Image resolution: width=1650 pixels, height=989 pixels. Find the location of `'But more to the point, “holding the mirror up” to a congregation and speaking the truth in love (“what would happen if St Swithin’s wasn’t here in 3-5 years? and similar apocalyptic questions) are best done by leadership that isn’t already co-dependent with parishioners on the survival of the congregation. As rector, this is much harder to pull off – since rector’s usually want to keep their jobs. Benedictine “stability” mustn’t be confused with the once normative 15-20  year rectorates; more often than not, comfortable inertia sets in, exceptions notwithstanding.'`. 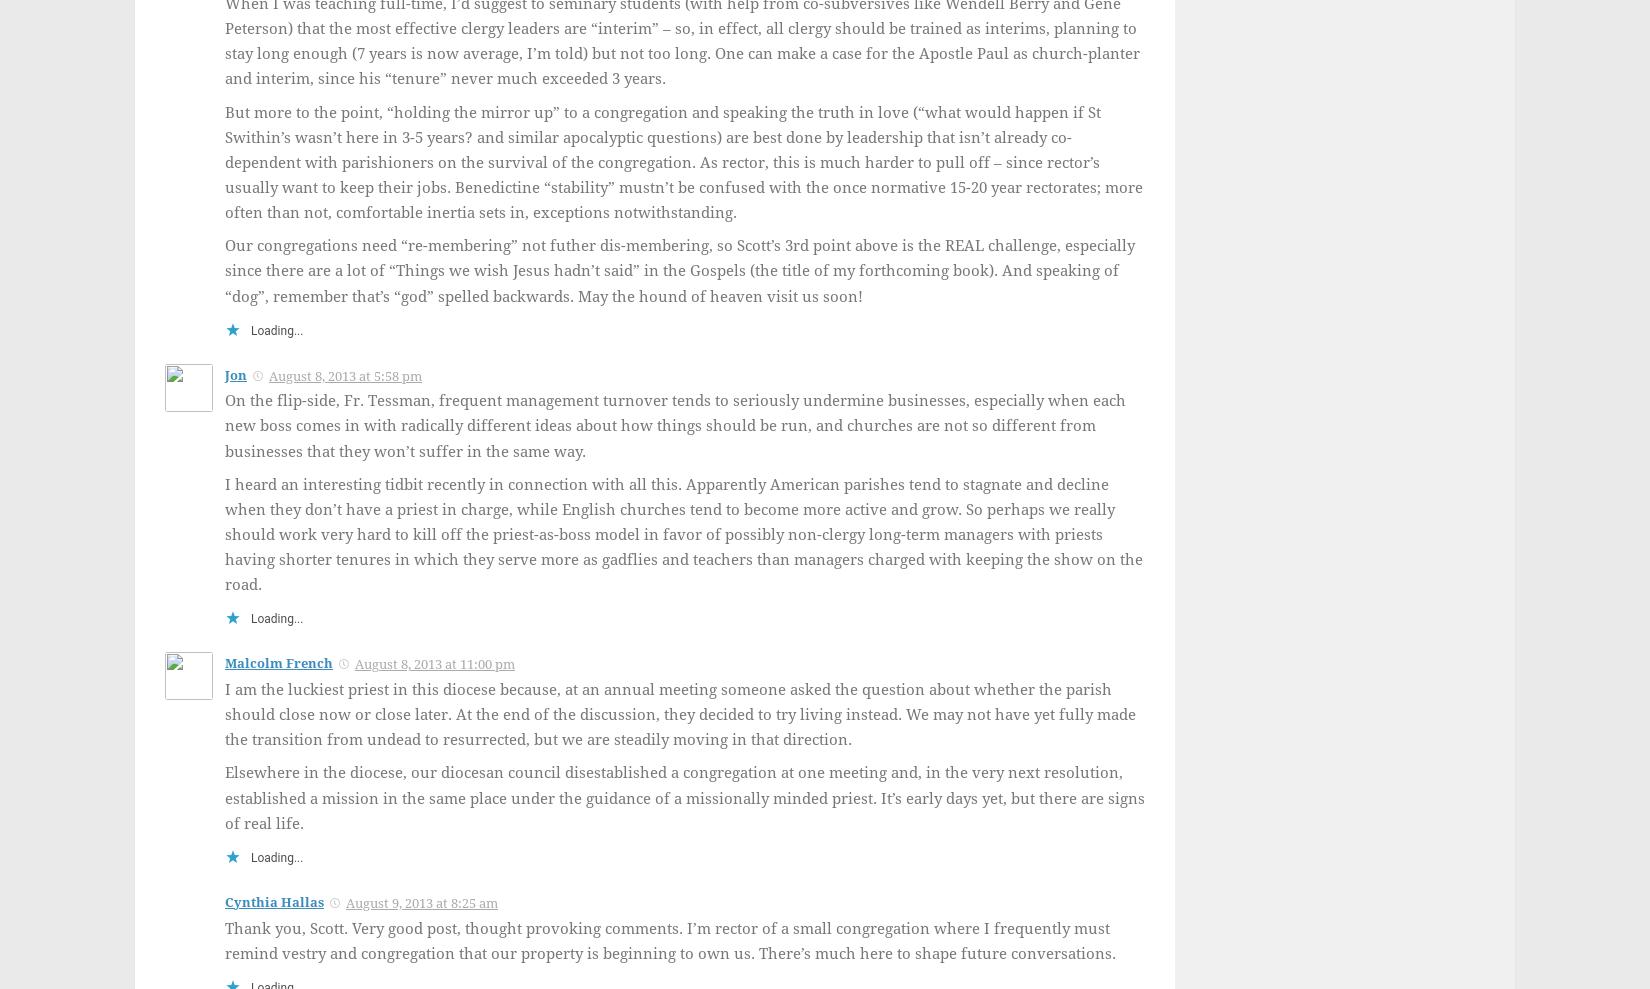

'But more to the point, “holding the mirror up” to a congregation and speaking the truth in love (“what would happen if St Swithin’s wasn’t here in 3-5 years? and similar apocalyptic questions) are best done by leadership that isn’t already co-dependent with parishioners on the survival of the congregation. As rector, this is much harder to pull off – since rector’s usually want to keep their jobs. Benedictine “stability” mustn’t be confused with the once normative 15-20  year rectorates; more often than not, comfortable inertia sets in, exceptions notwithstanding.' is located at coordinates (682, 161).